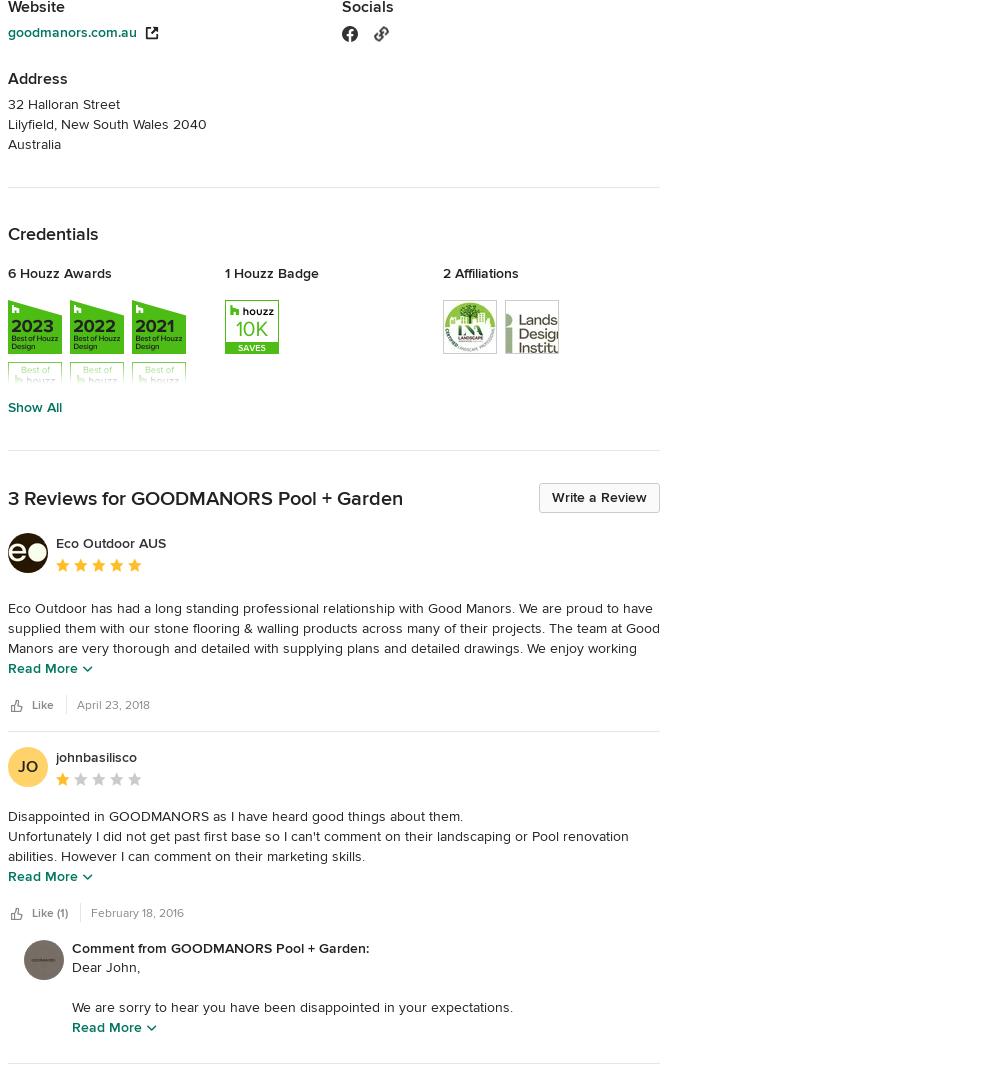  I want to click on 'Eco Outdoor AUS', so click(110, 543).